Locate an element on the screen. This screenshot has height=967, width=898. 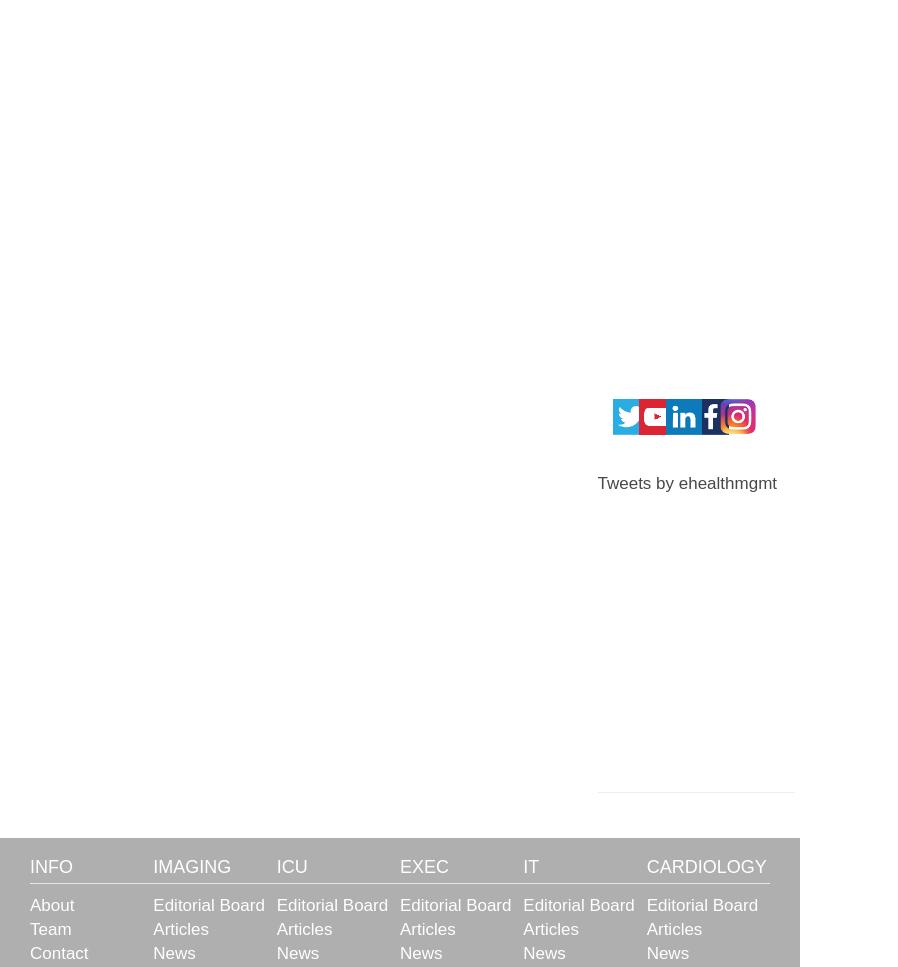
'IT' is located at coordinates (529, 865).